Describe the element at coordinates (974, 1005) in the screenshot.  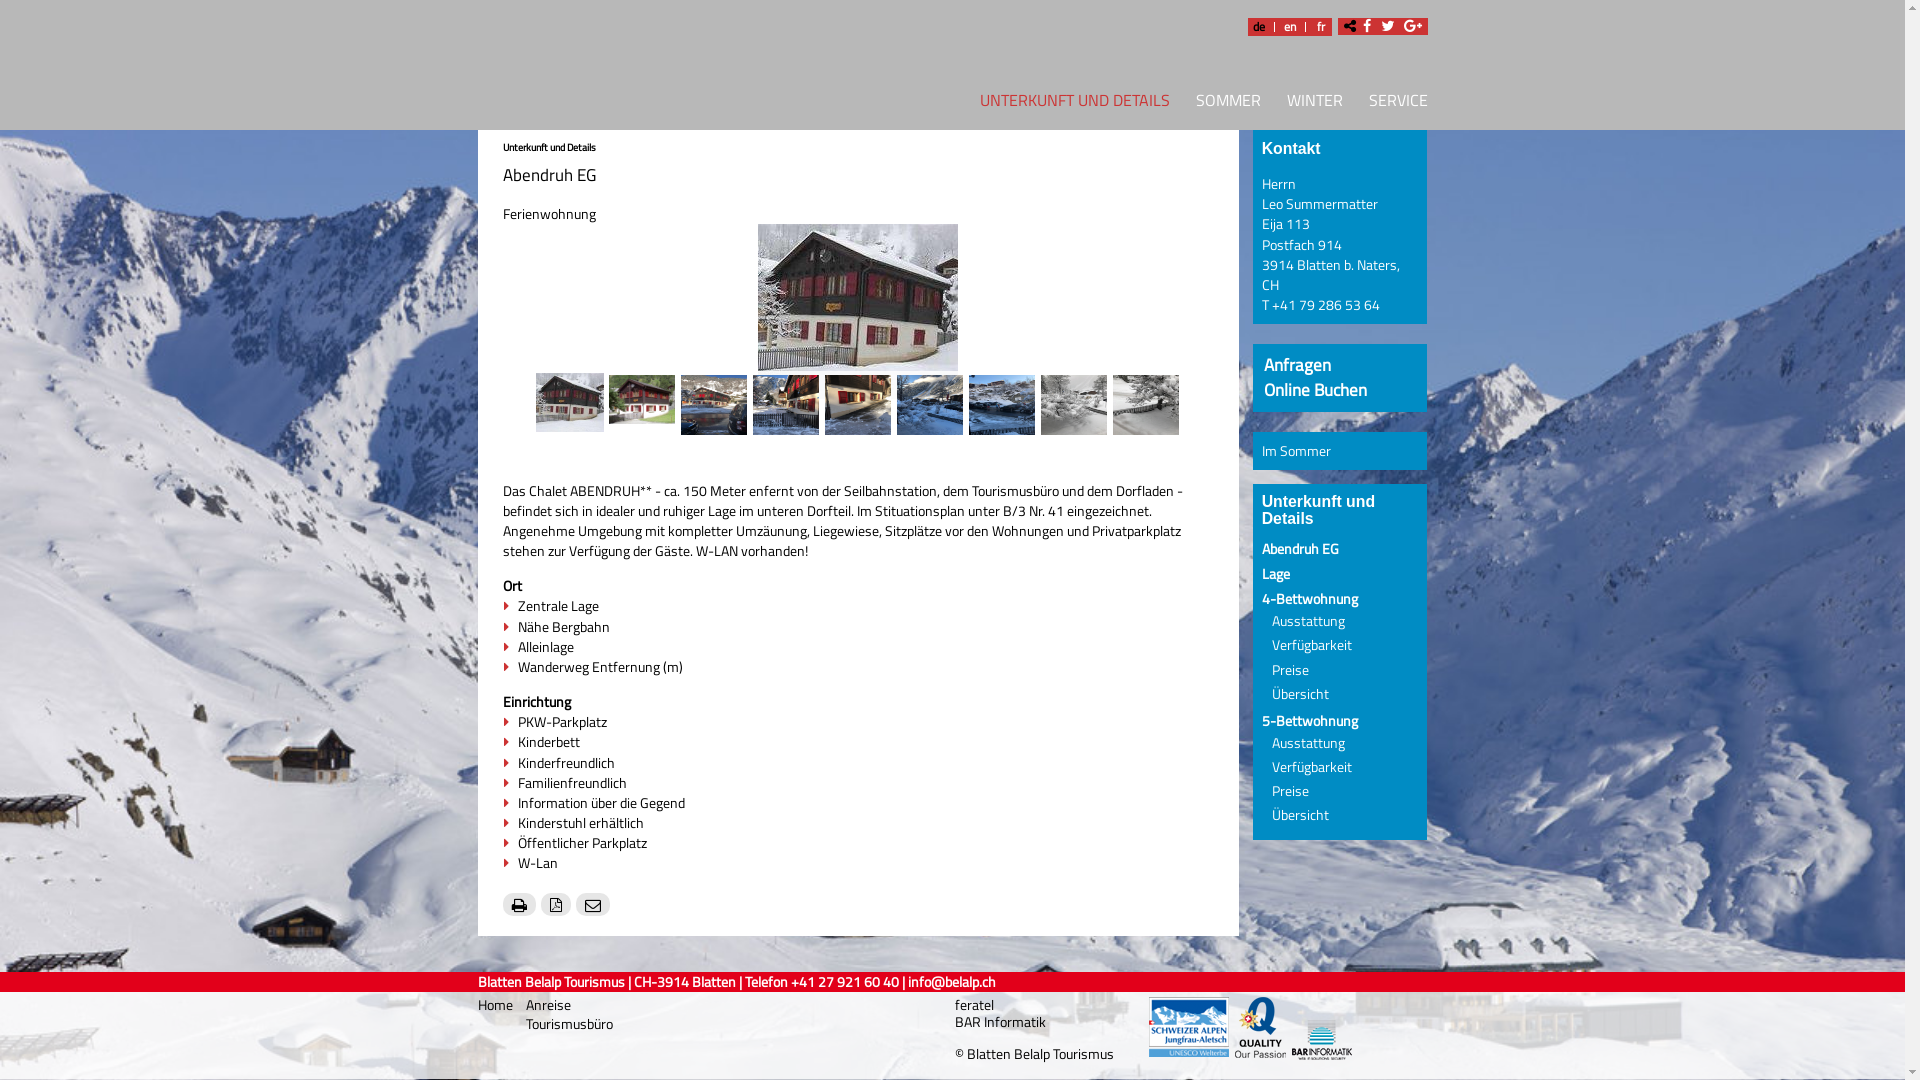
I see `'feratel'` at that location.